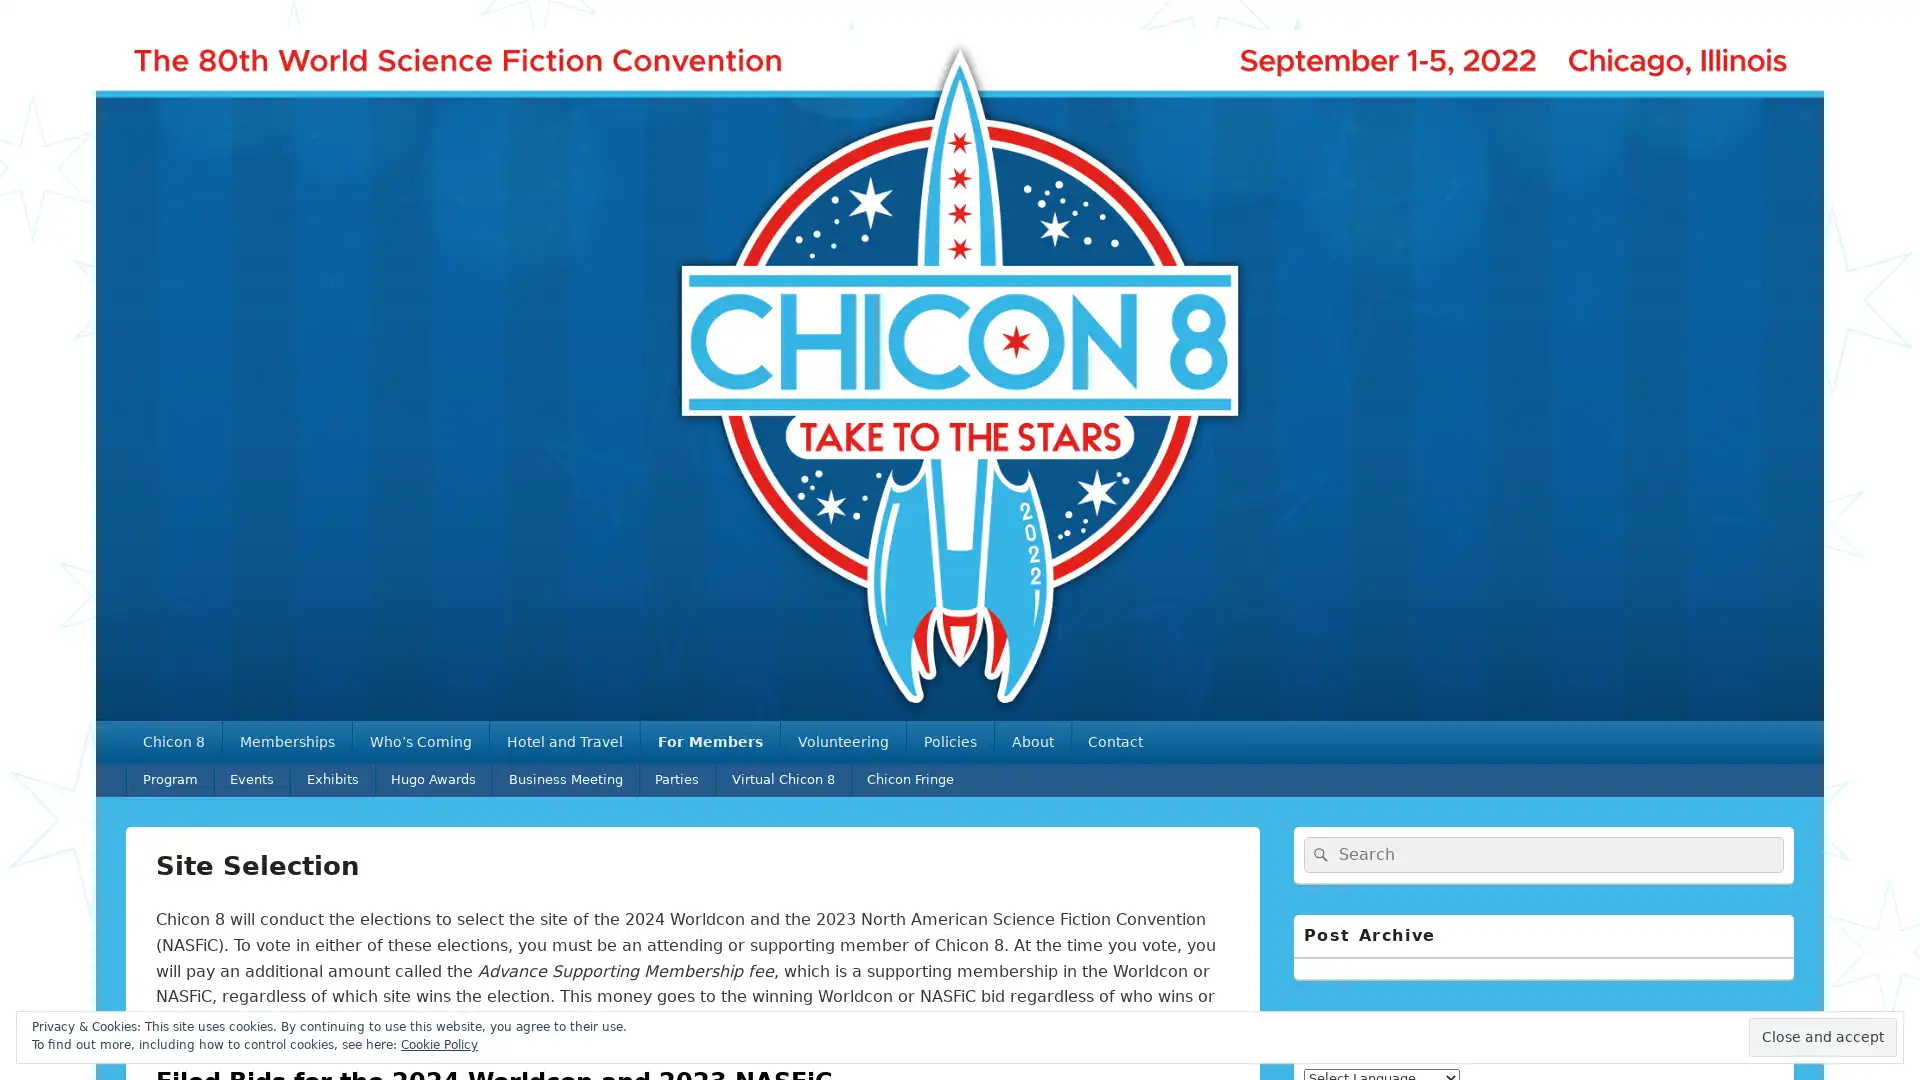 The width and height of the screenshot is (1920, 1080). What do you see at coordinates (1318, 853) in the screenshot?
I see `Search` at bounding box center [1318, 853].